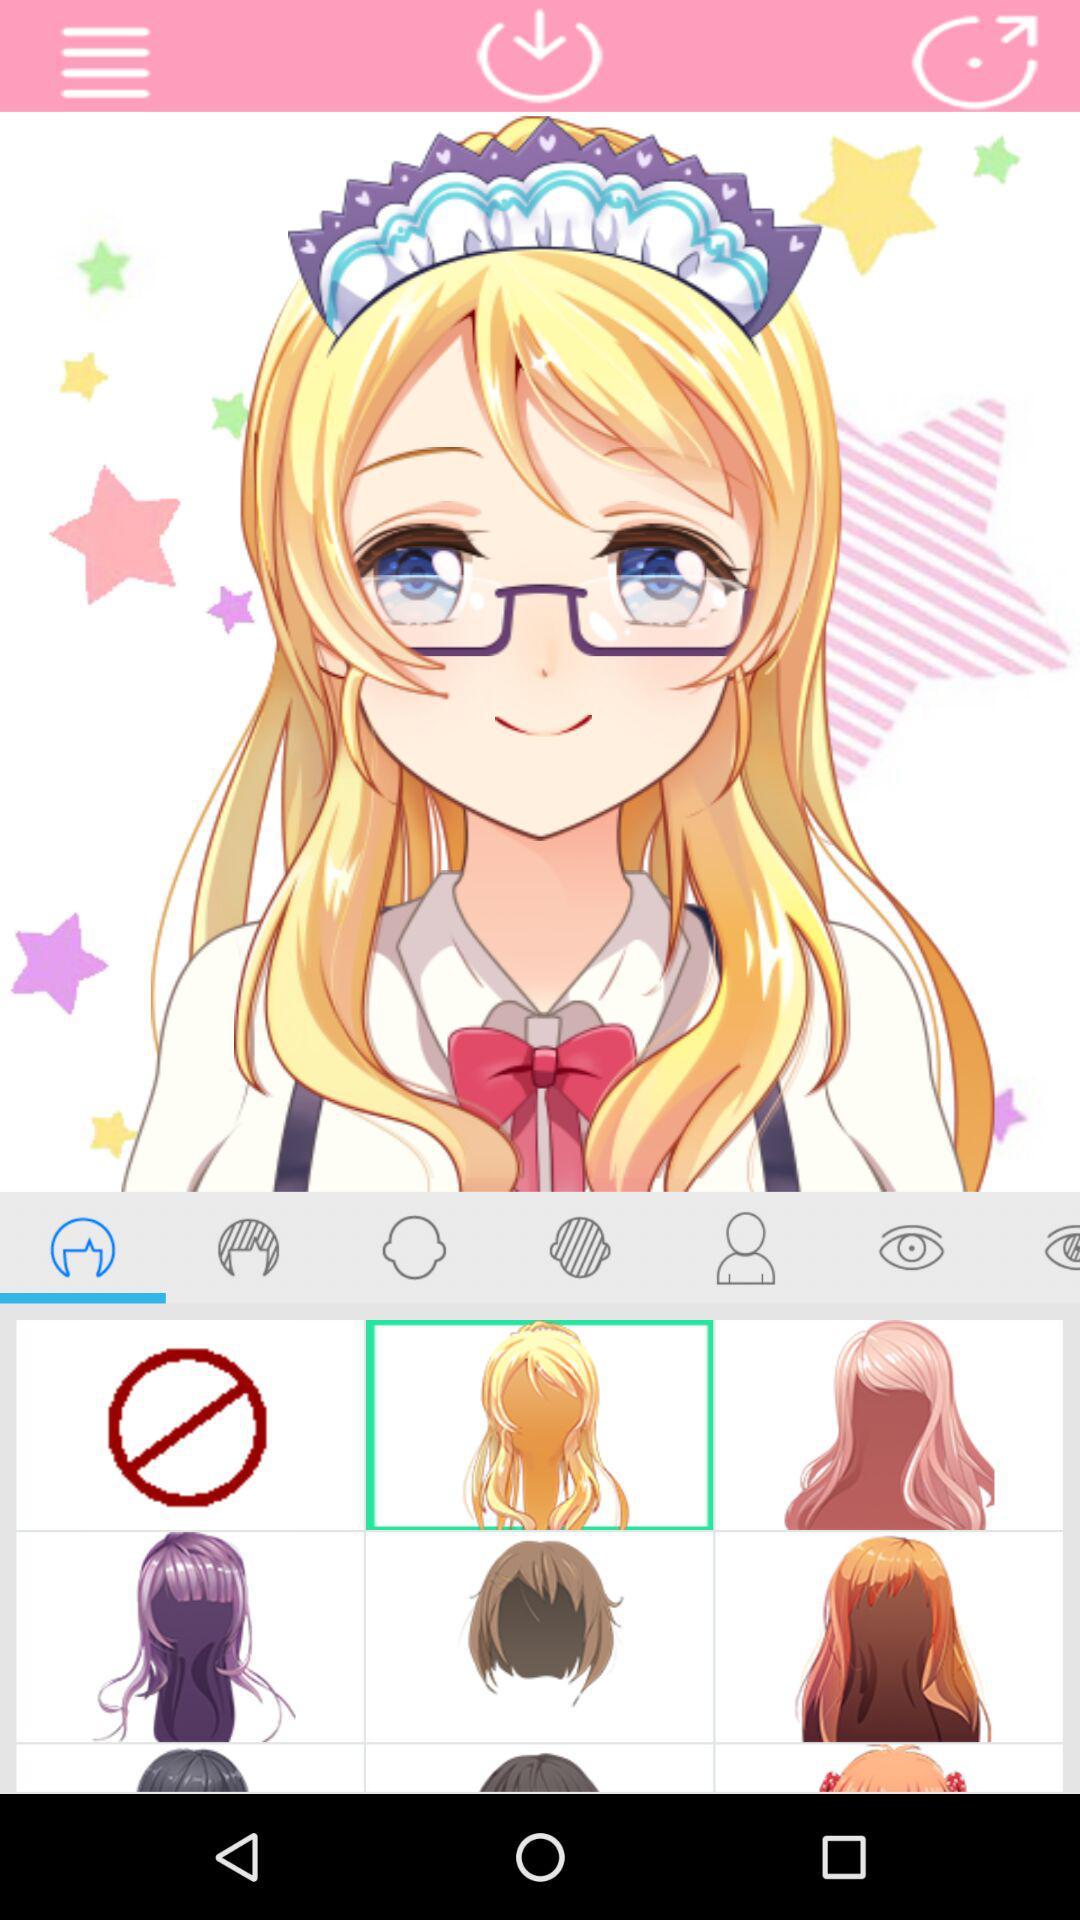 This screenshot has width=1080, height=1920. I want to click on hair styles, so click(81, 1246).